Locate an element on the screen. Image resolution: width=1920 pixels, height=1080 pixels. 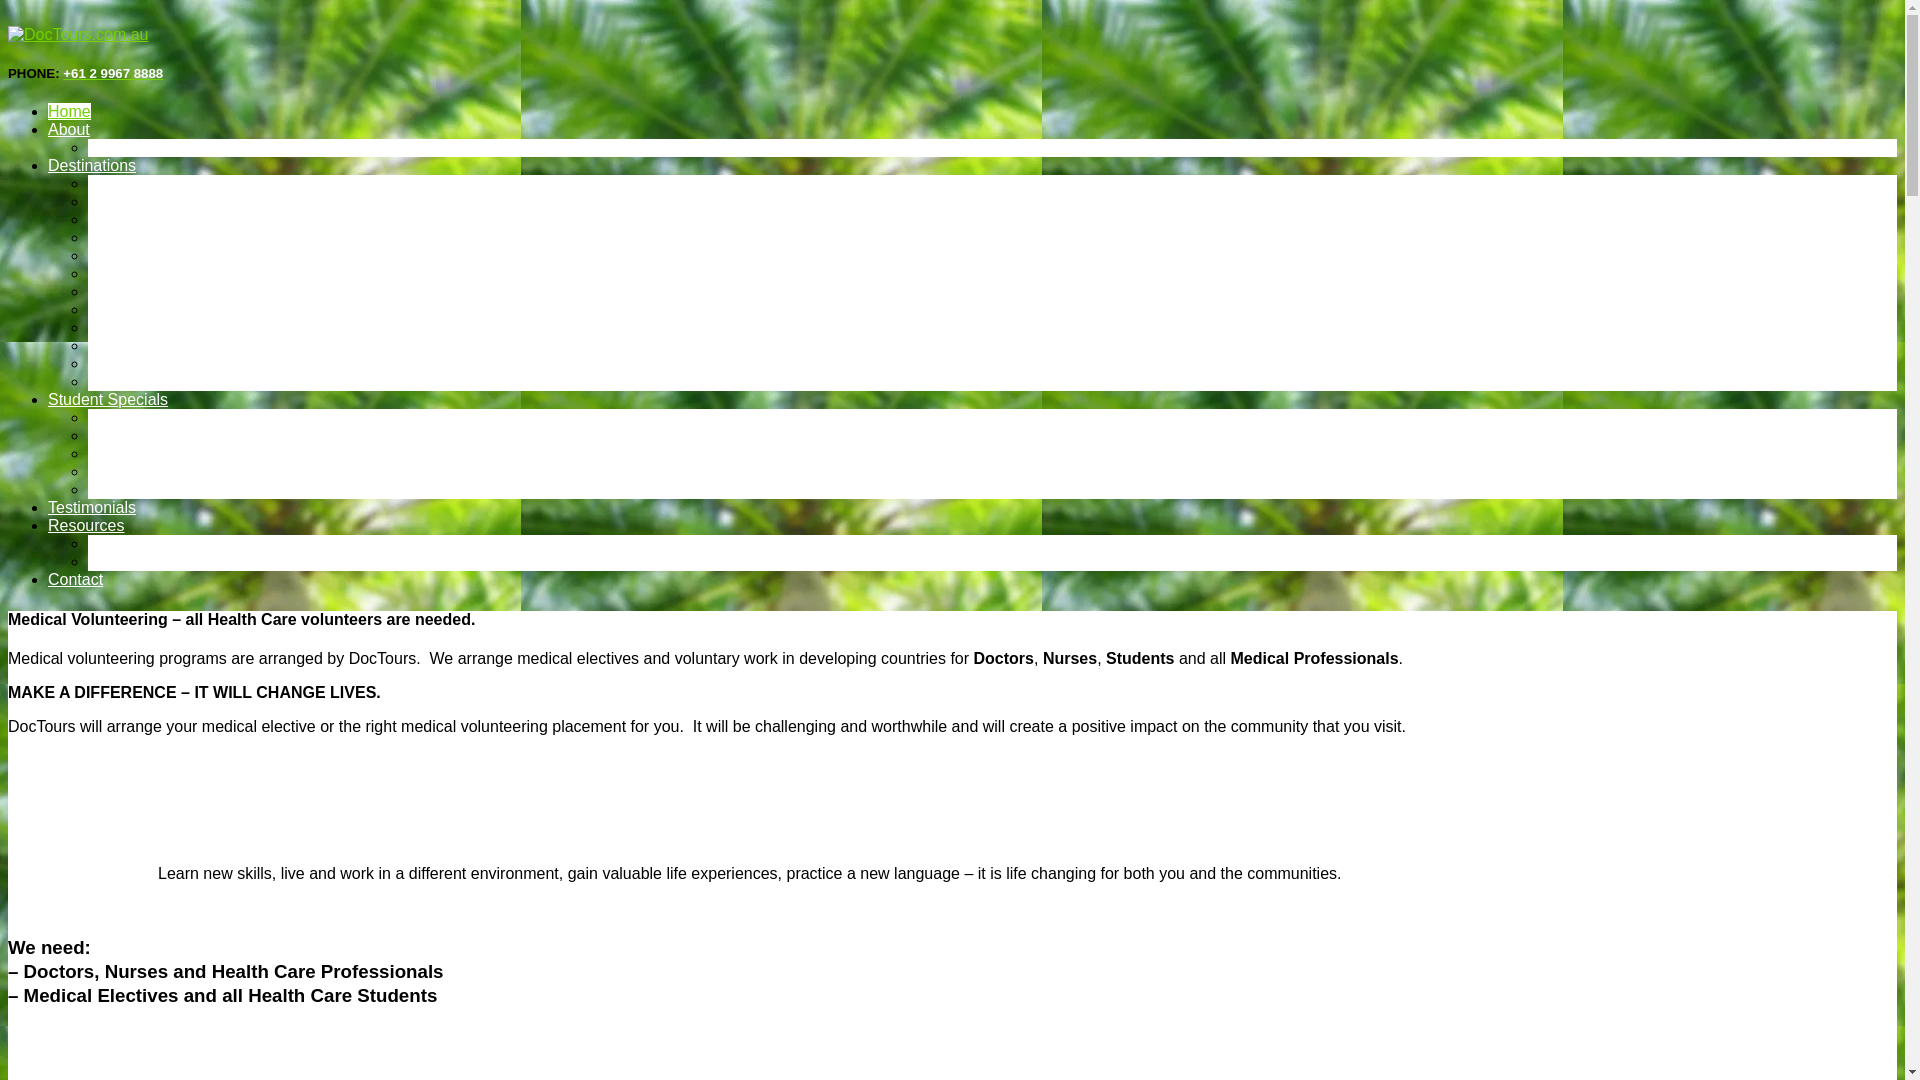
'Fiji for students' is located at coordinates (141, 416).